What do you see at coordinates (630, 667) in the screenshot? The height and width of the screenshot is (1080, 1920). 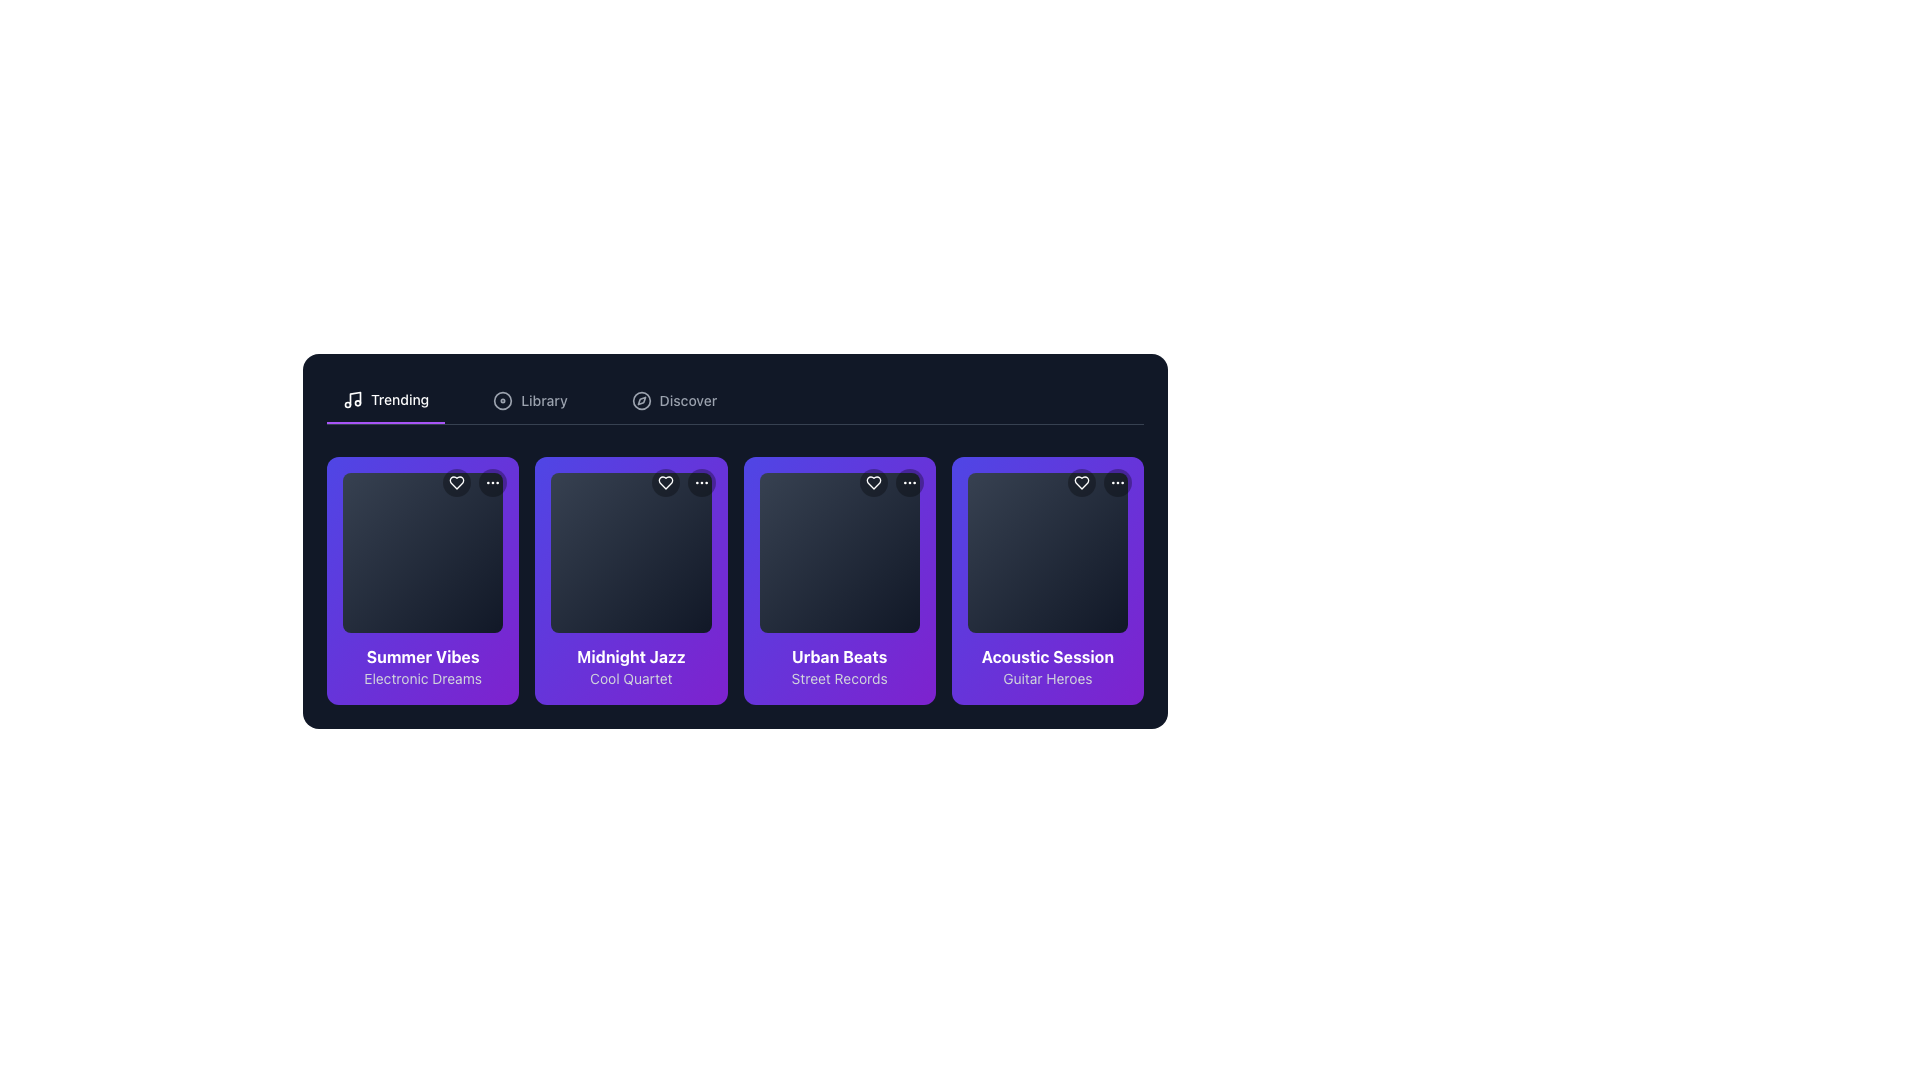 I see `the Text Display Component of the 'Midnight Jazz' music card, which displays 'Midnight Jazz' in bold white text and 'Cool Quartet' in a smaller gray font, located at the bottom section of the card` at bounding box center [630, 667].